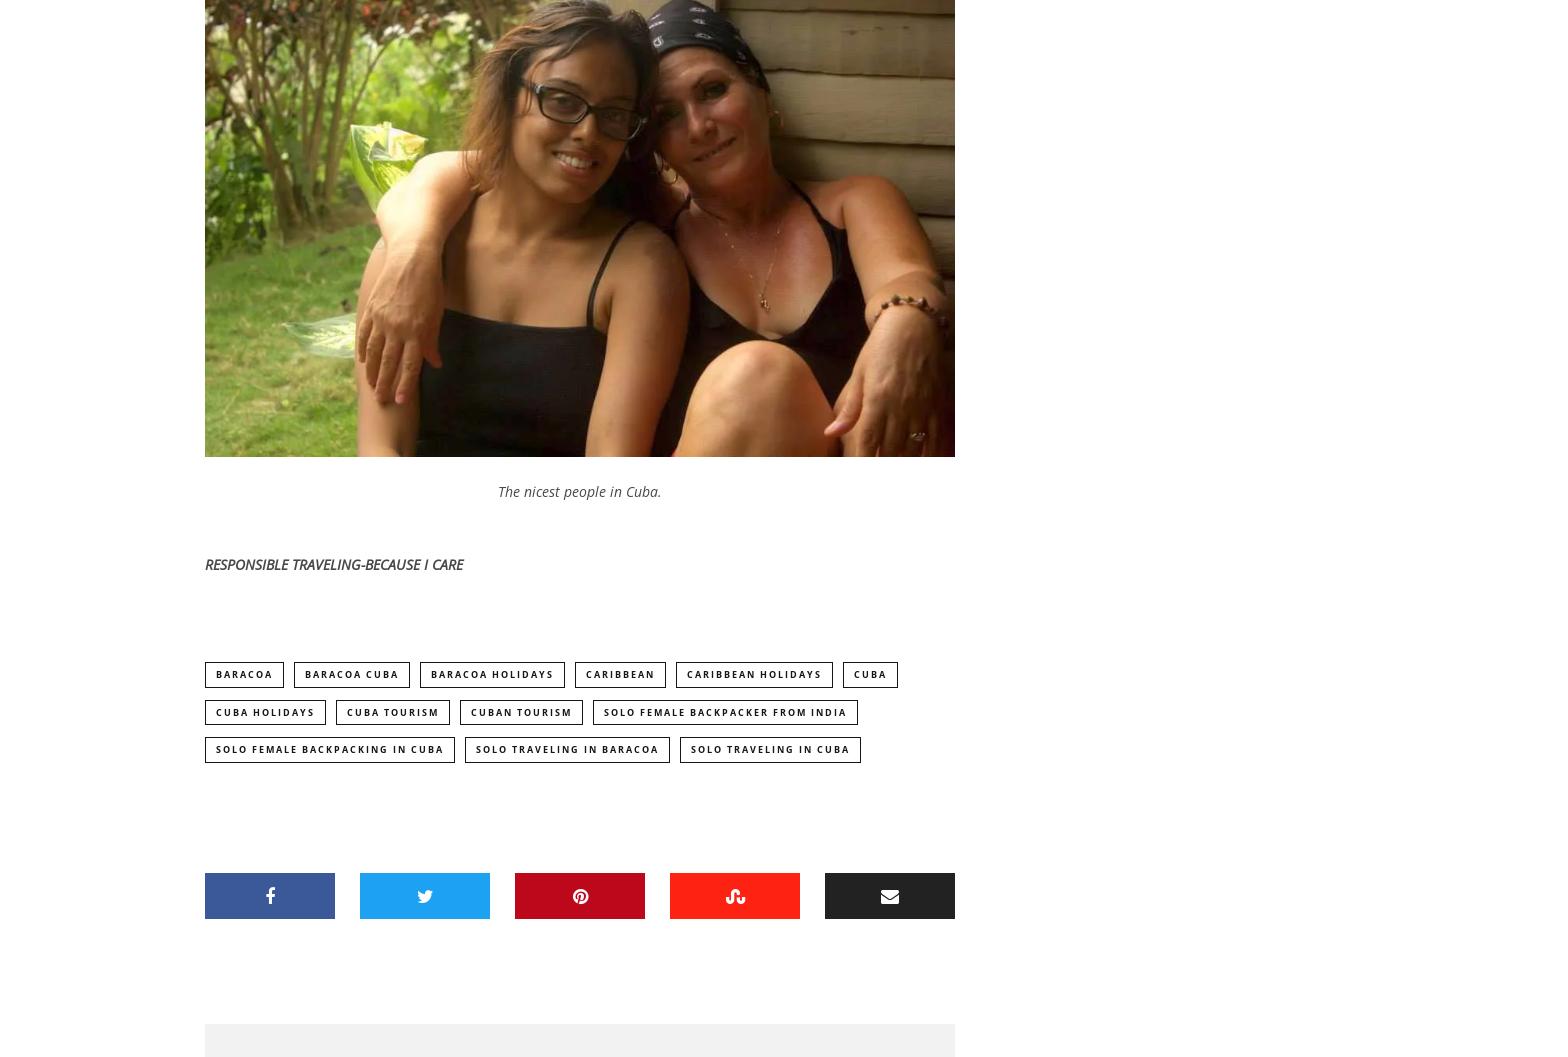  Describe the element at coordinates (204, 565) in the screenshot. I see `'RESPONSIBLE TRAVELING-BECAUSE I CARE'` at that location.